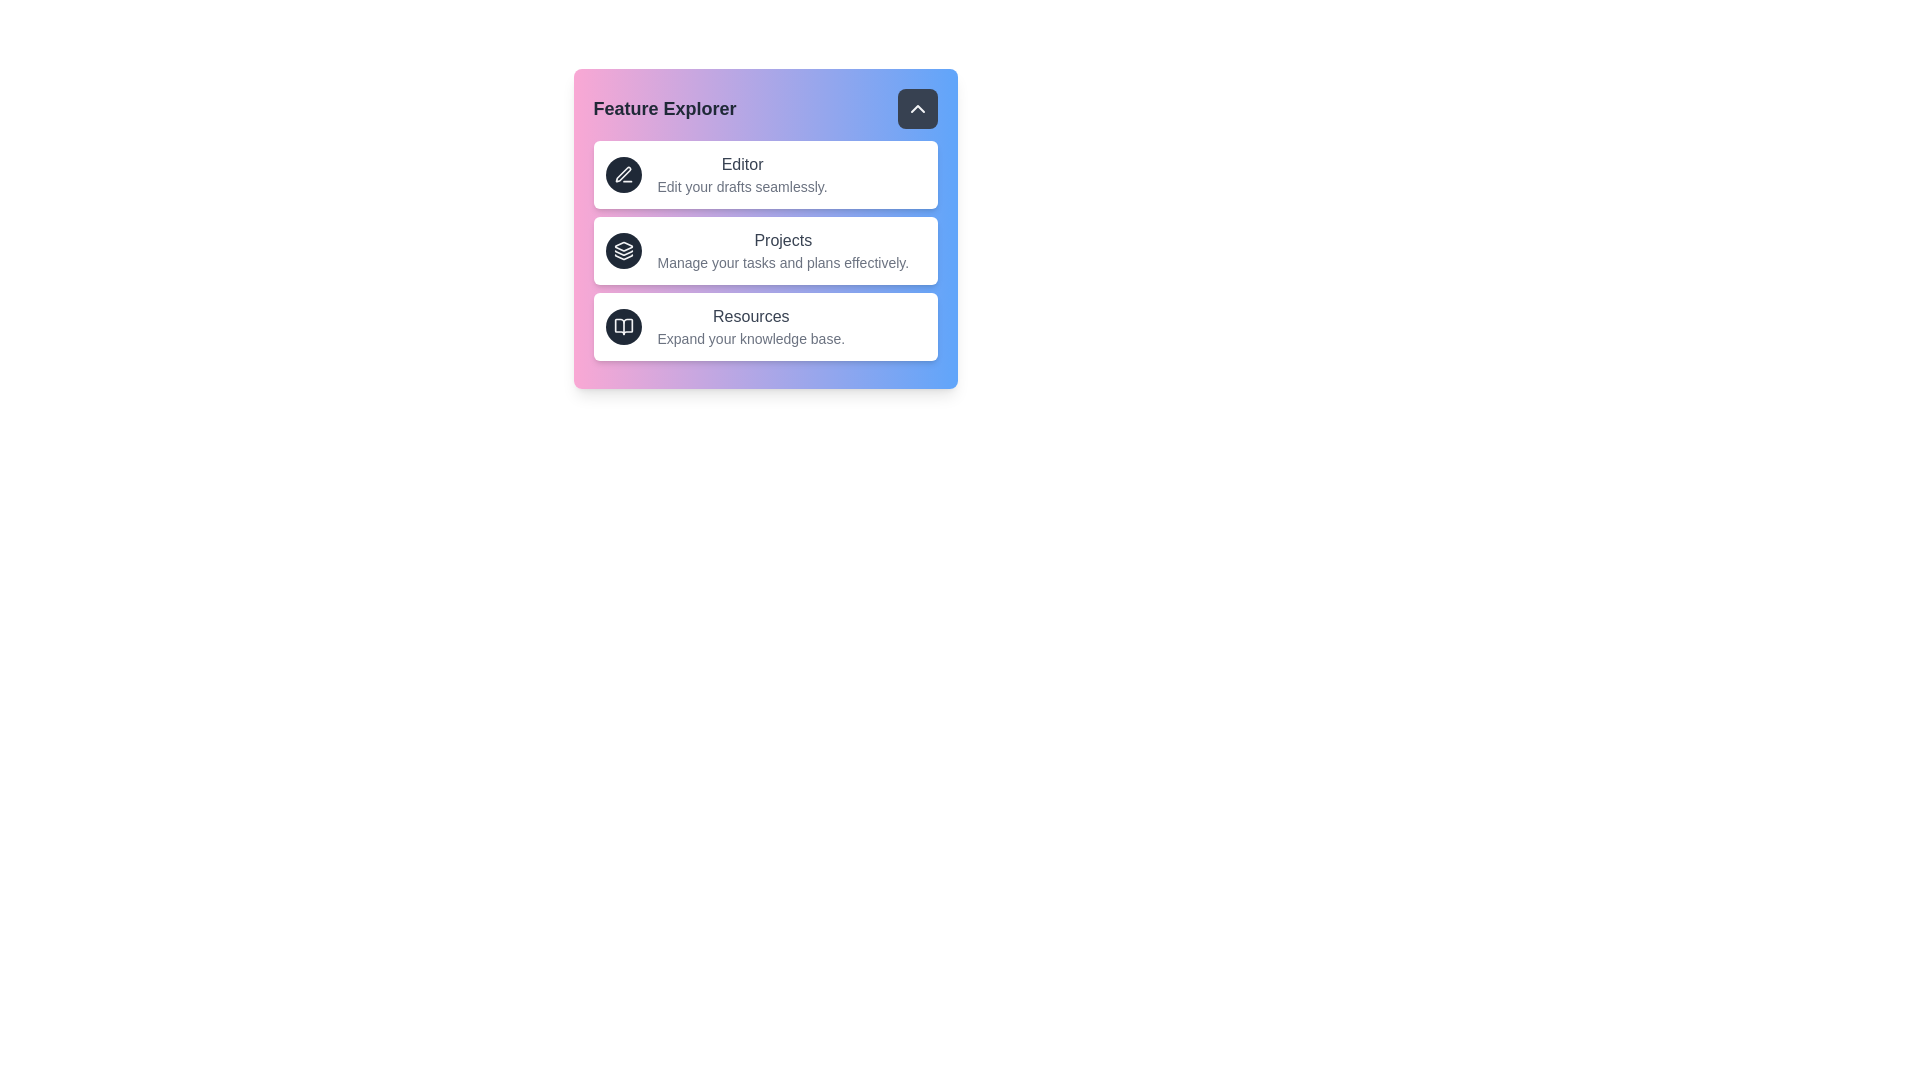  Describe the element at coordinates (916, 108) in the screenshot. I see `the toggle button to toggle the menu visibility` at that location.